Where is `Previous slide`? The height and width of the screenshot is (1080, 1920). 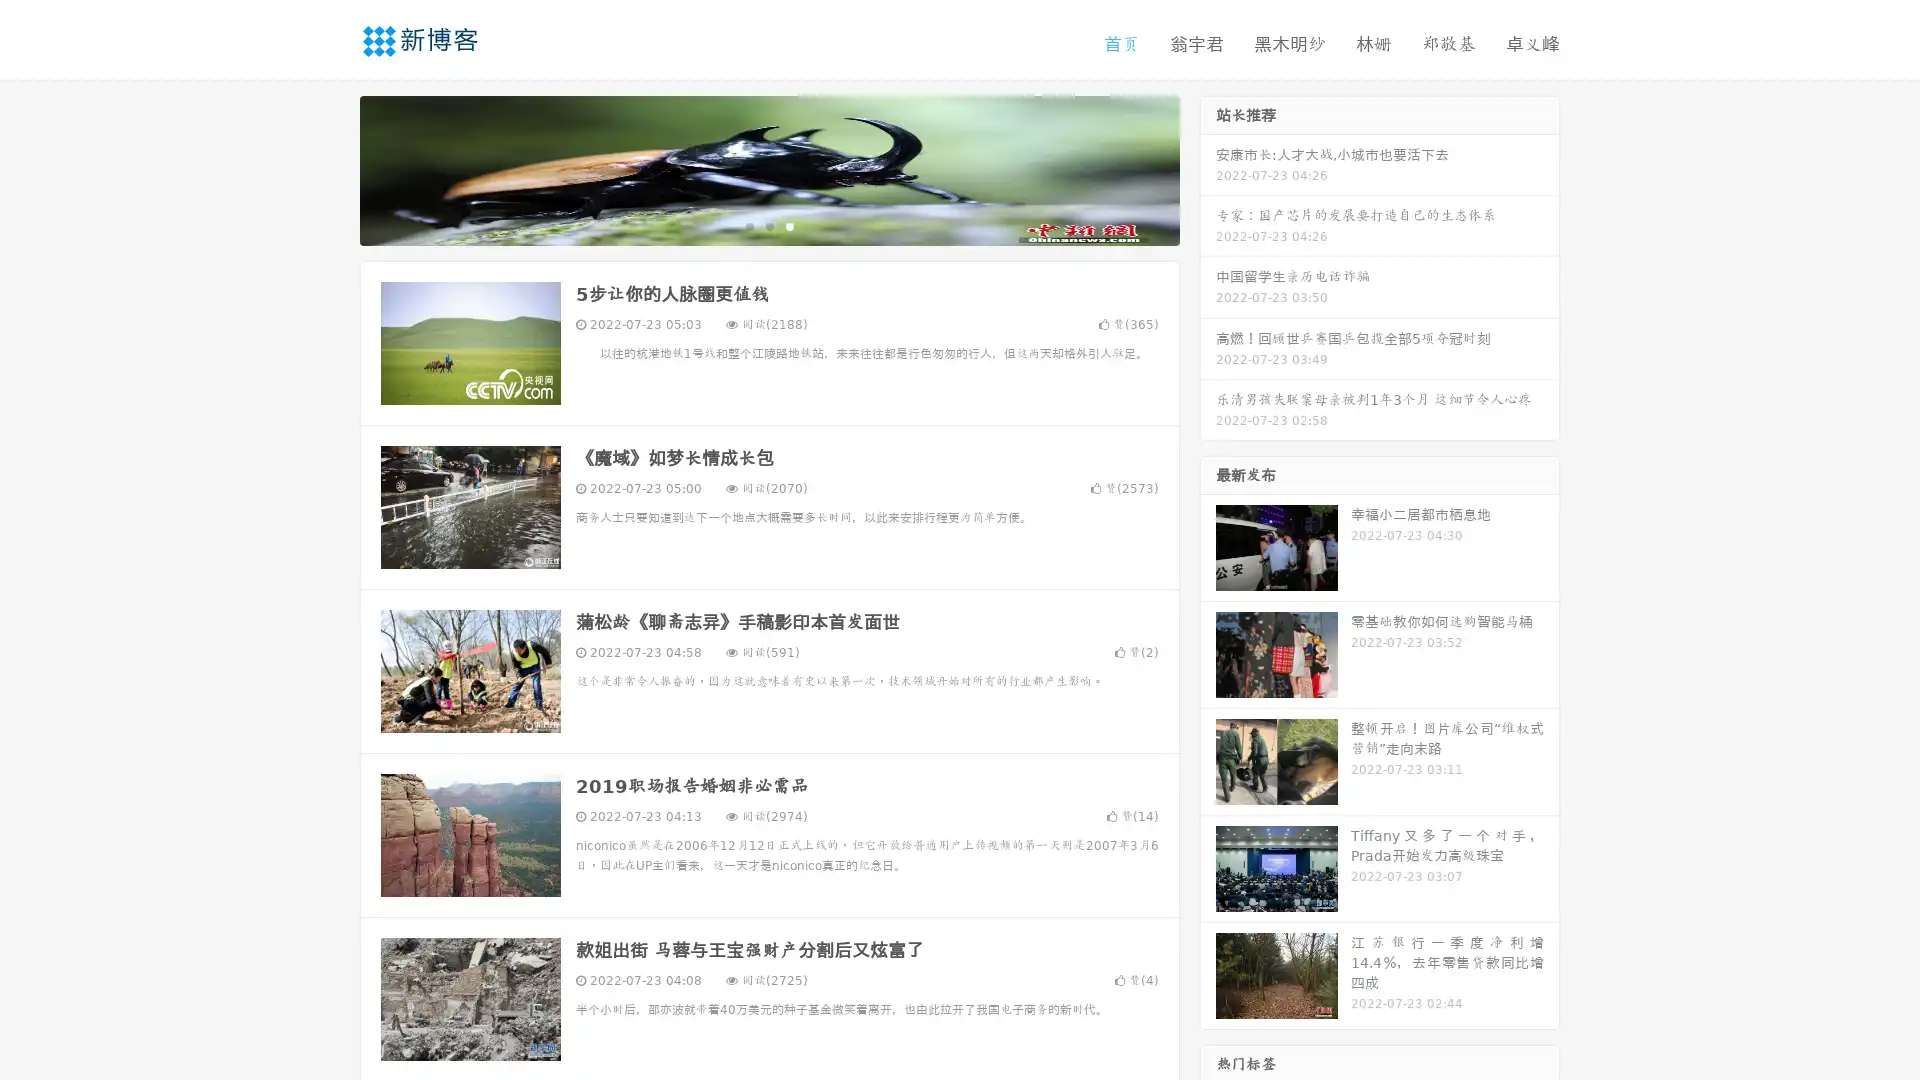 Previous slide is located at coordinates (330, 168).